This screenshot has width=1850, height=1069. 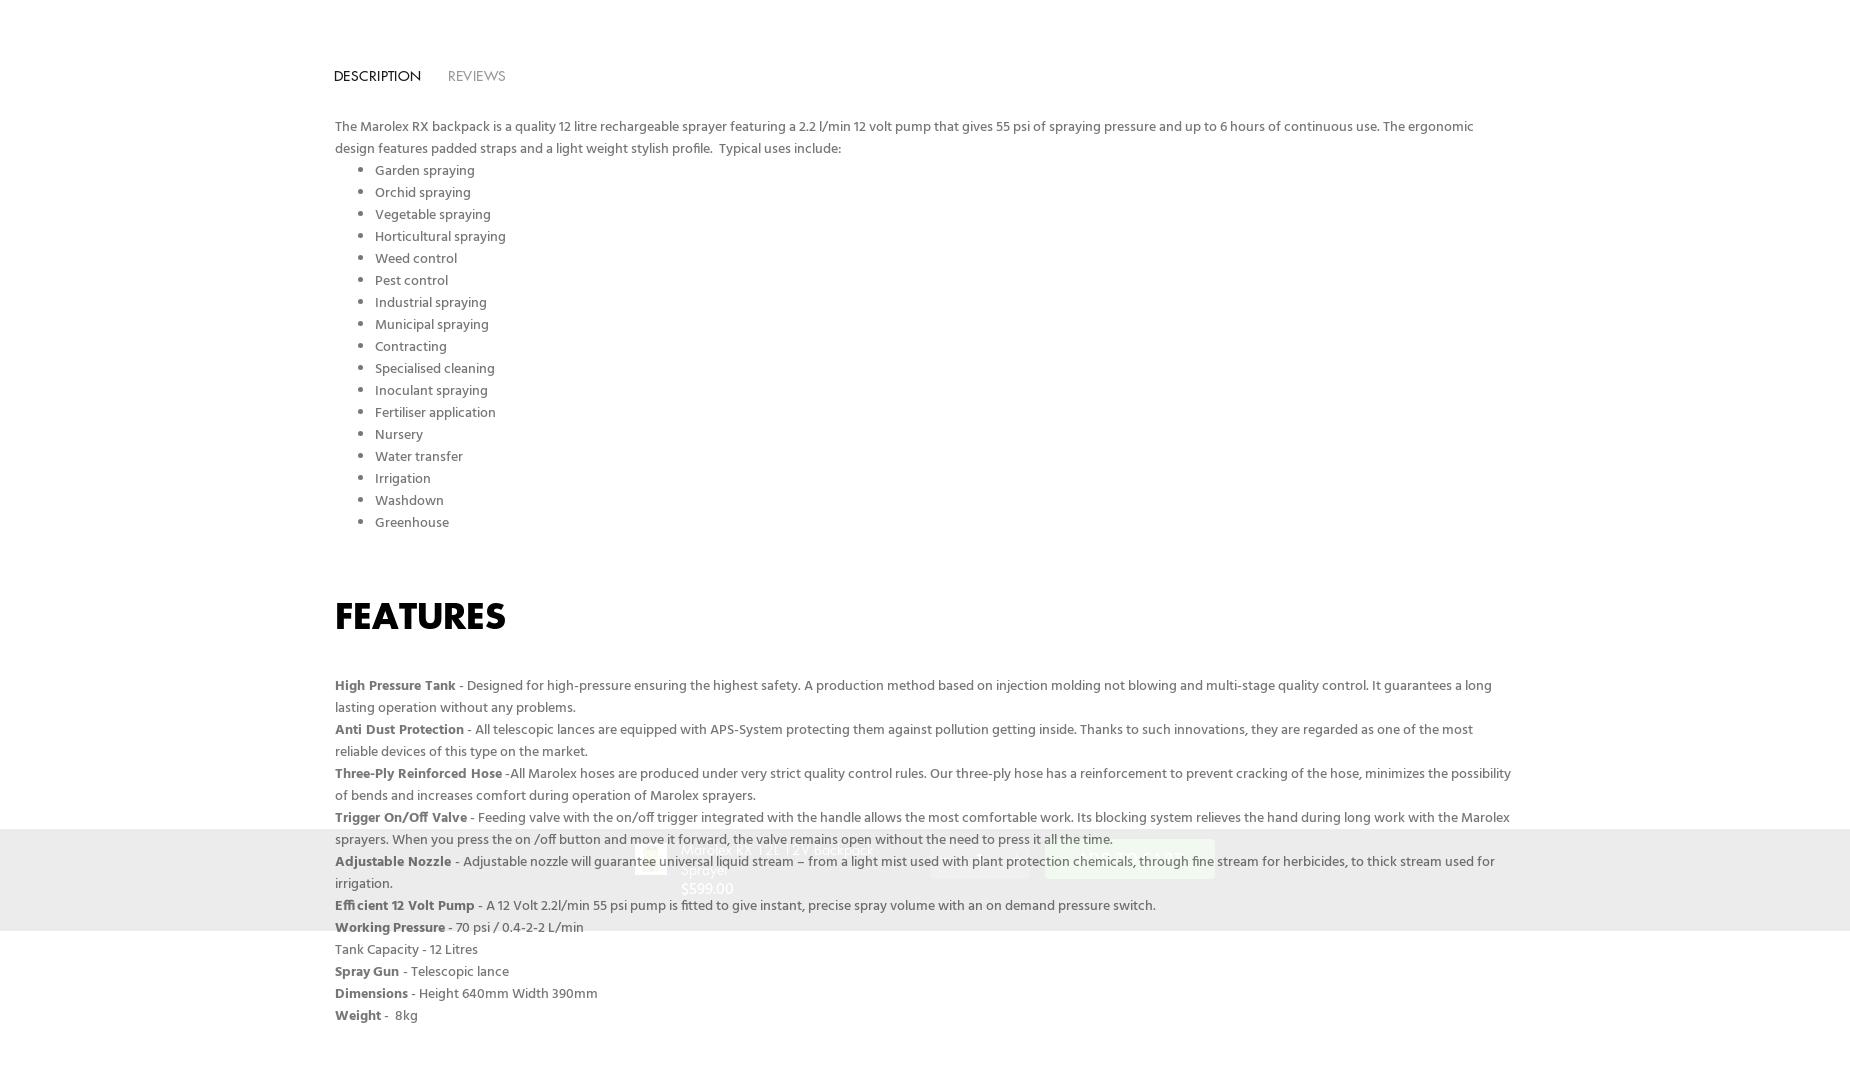 I want to click on 'All Marolex hoses are produced under very strict quality control rules. Our three-ply hose has a reinforcement to prevent cracking of the hose, minimizes the possibility of bends and increases comfort during operation of Marolex sprayers.', so click(x=922, y=785).